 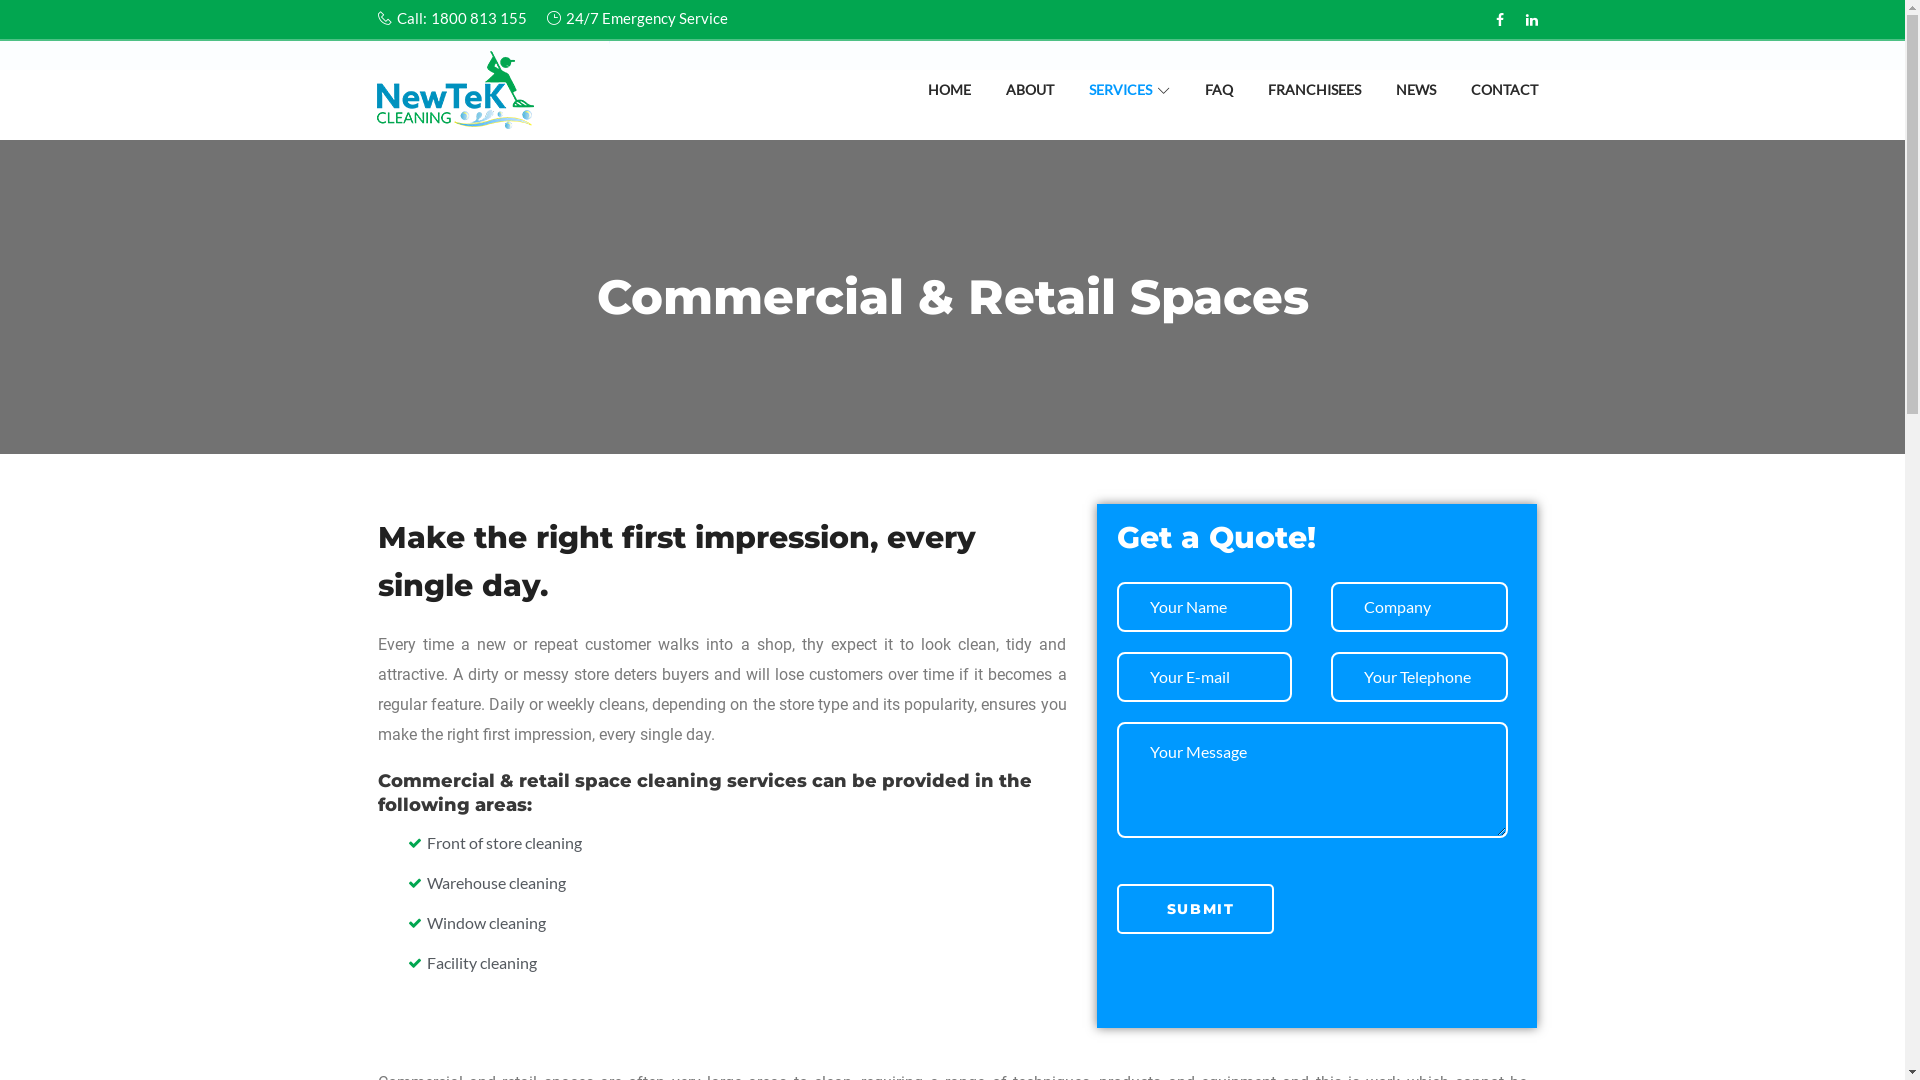 I want to click on 'HOME', so click(x=948, y=100).